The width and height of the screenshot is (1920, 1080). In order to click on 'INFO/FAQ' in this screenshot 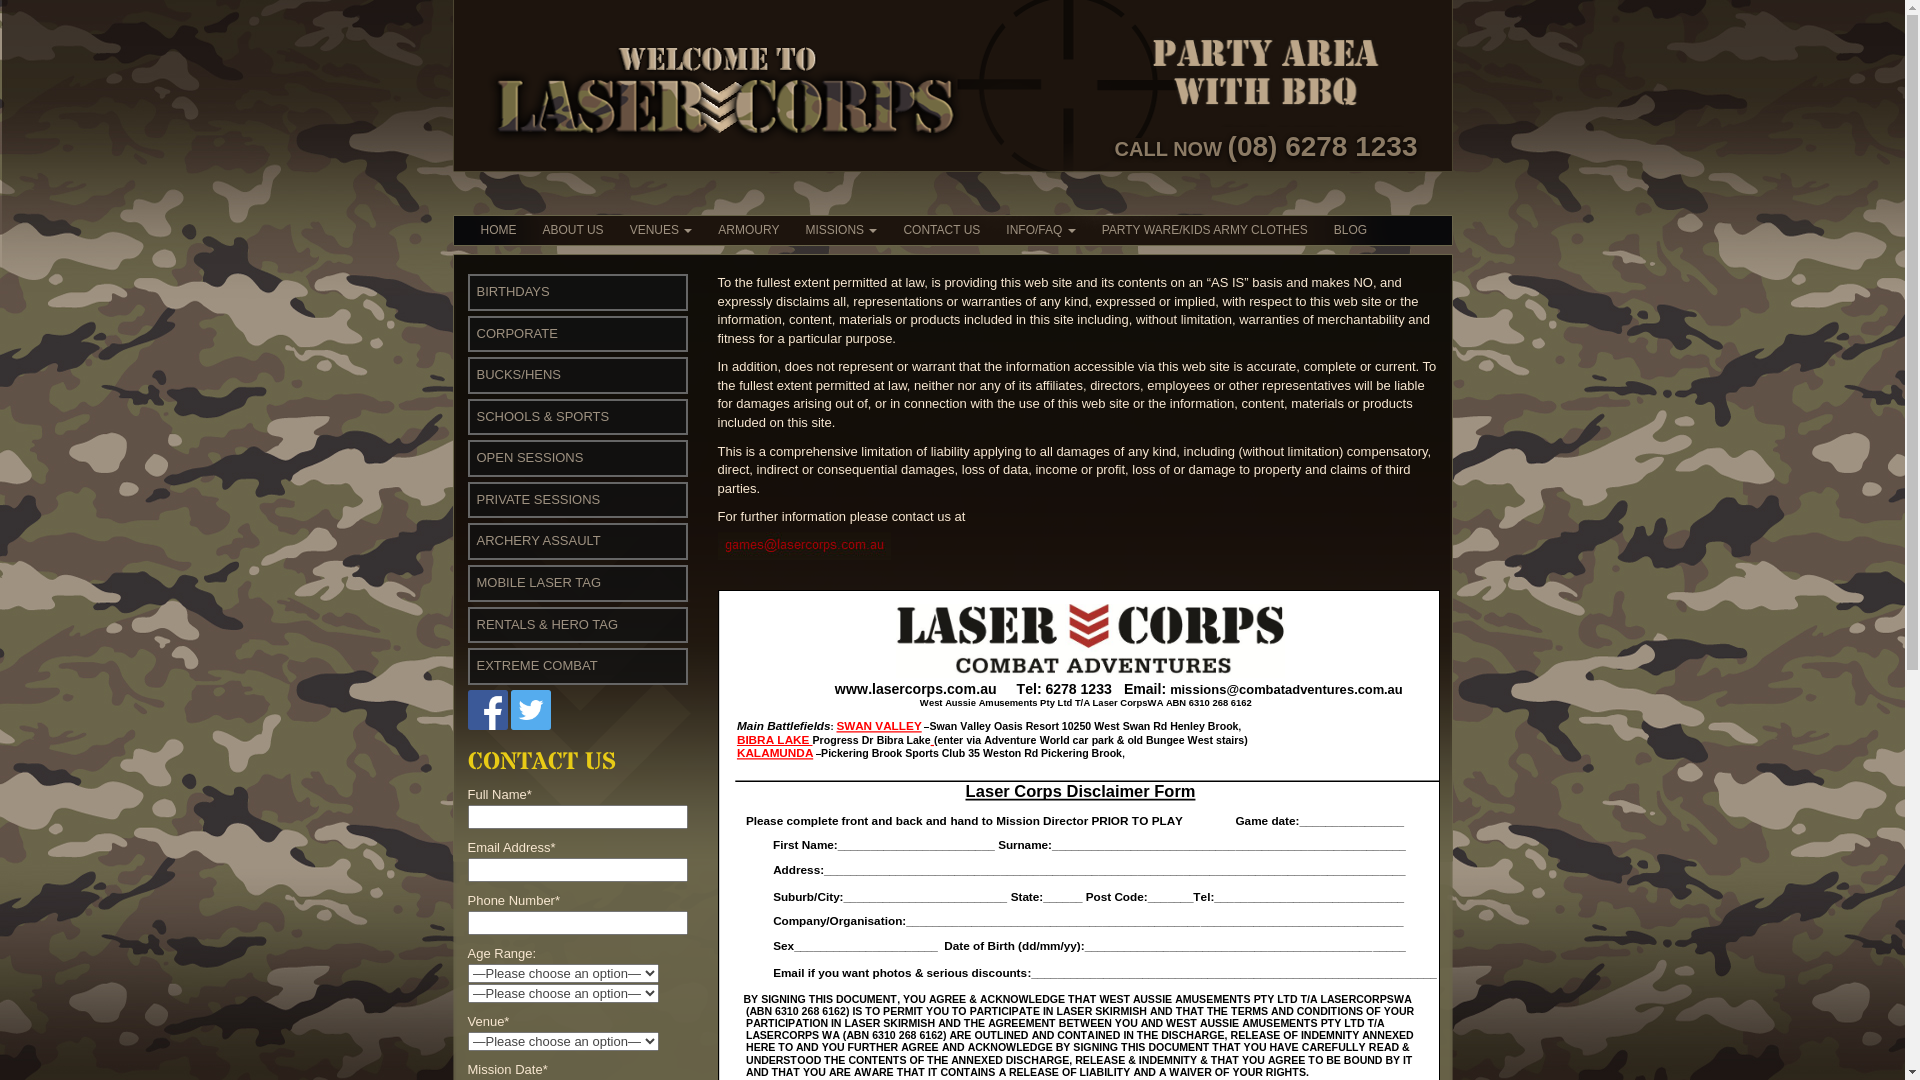, I will do `click(1040, 229)`.